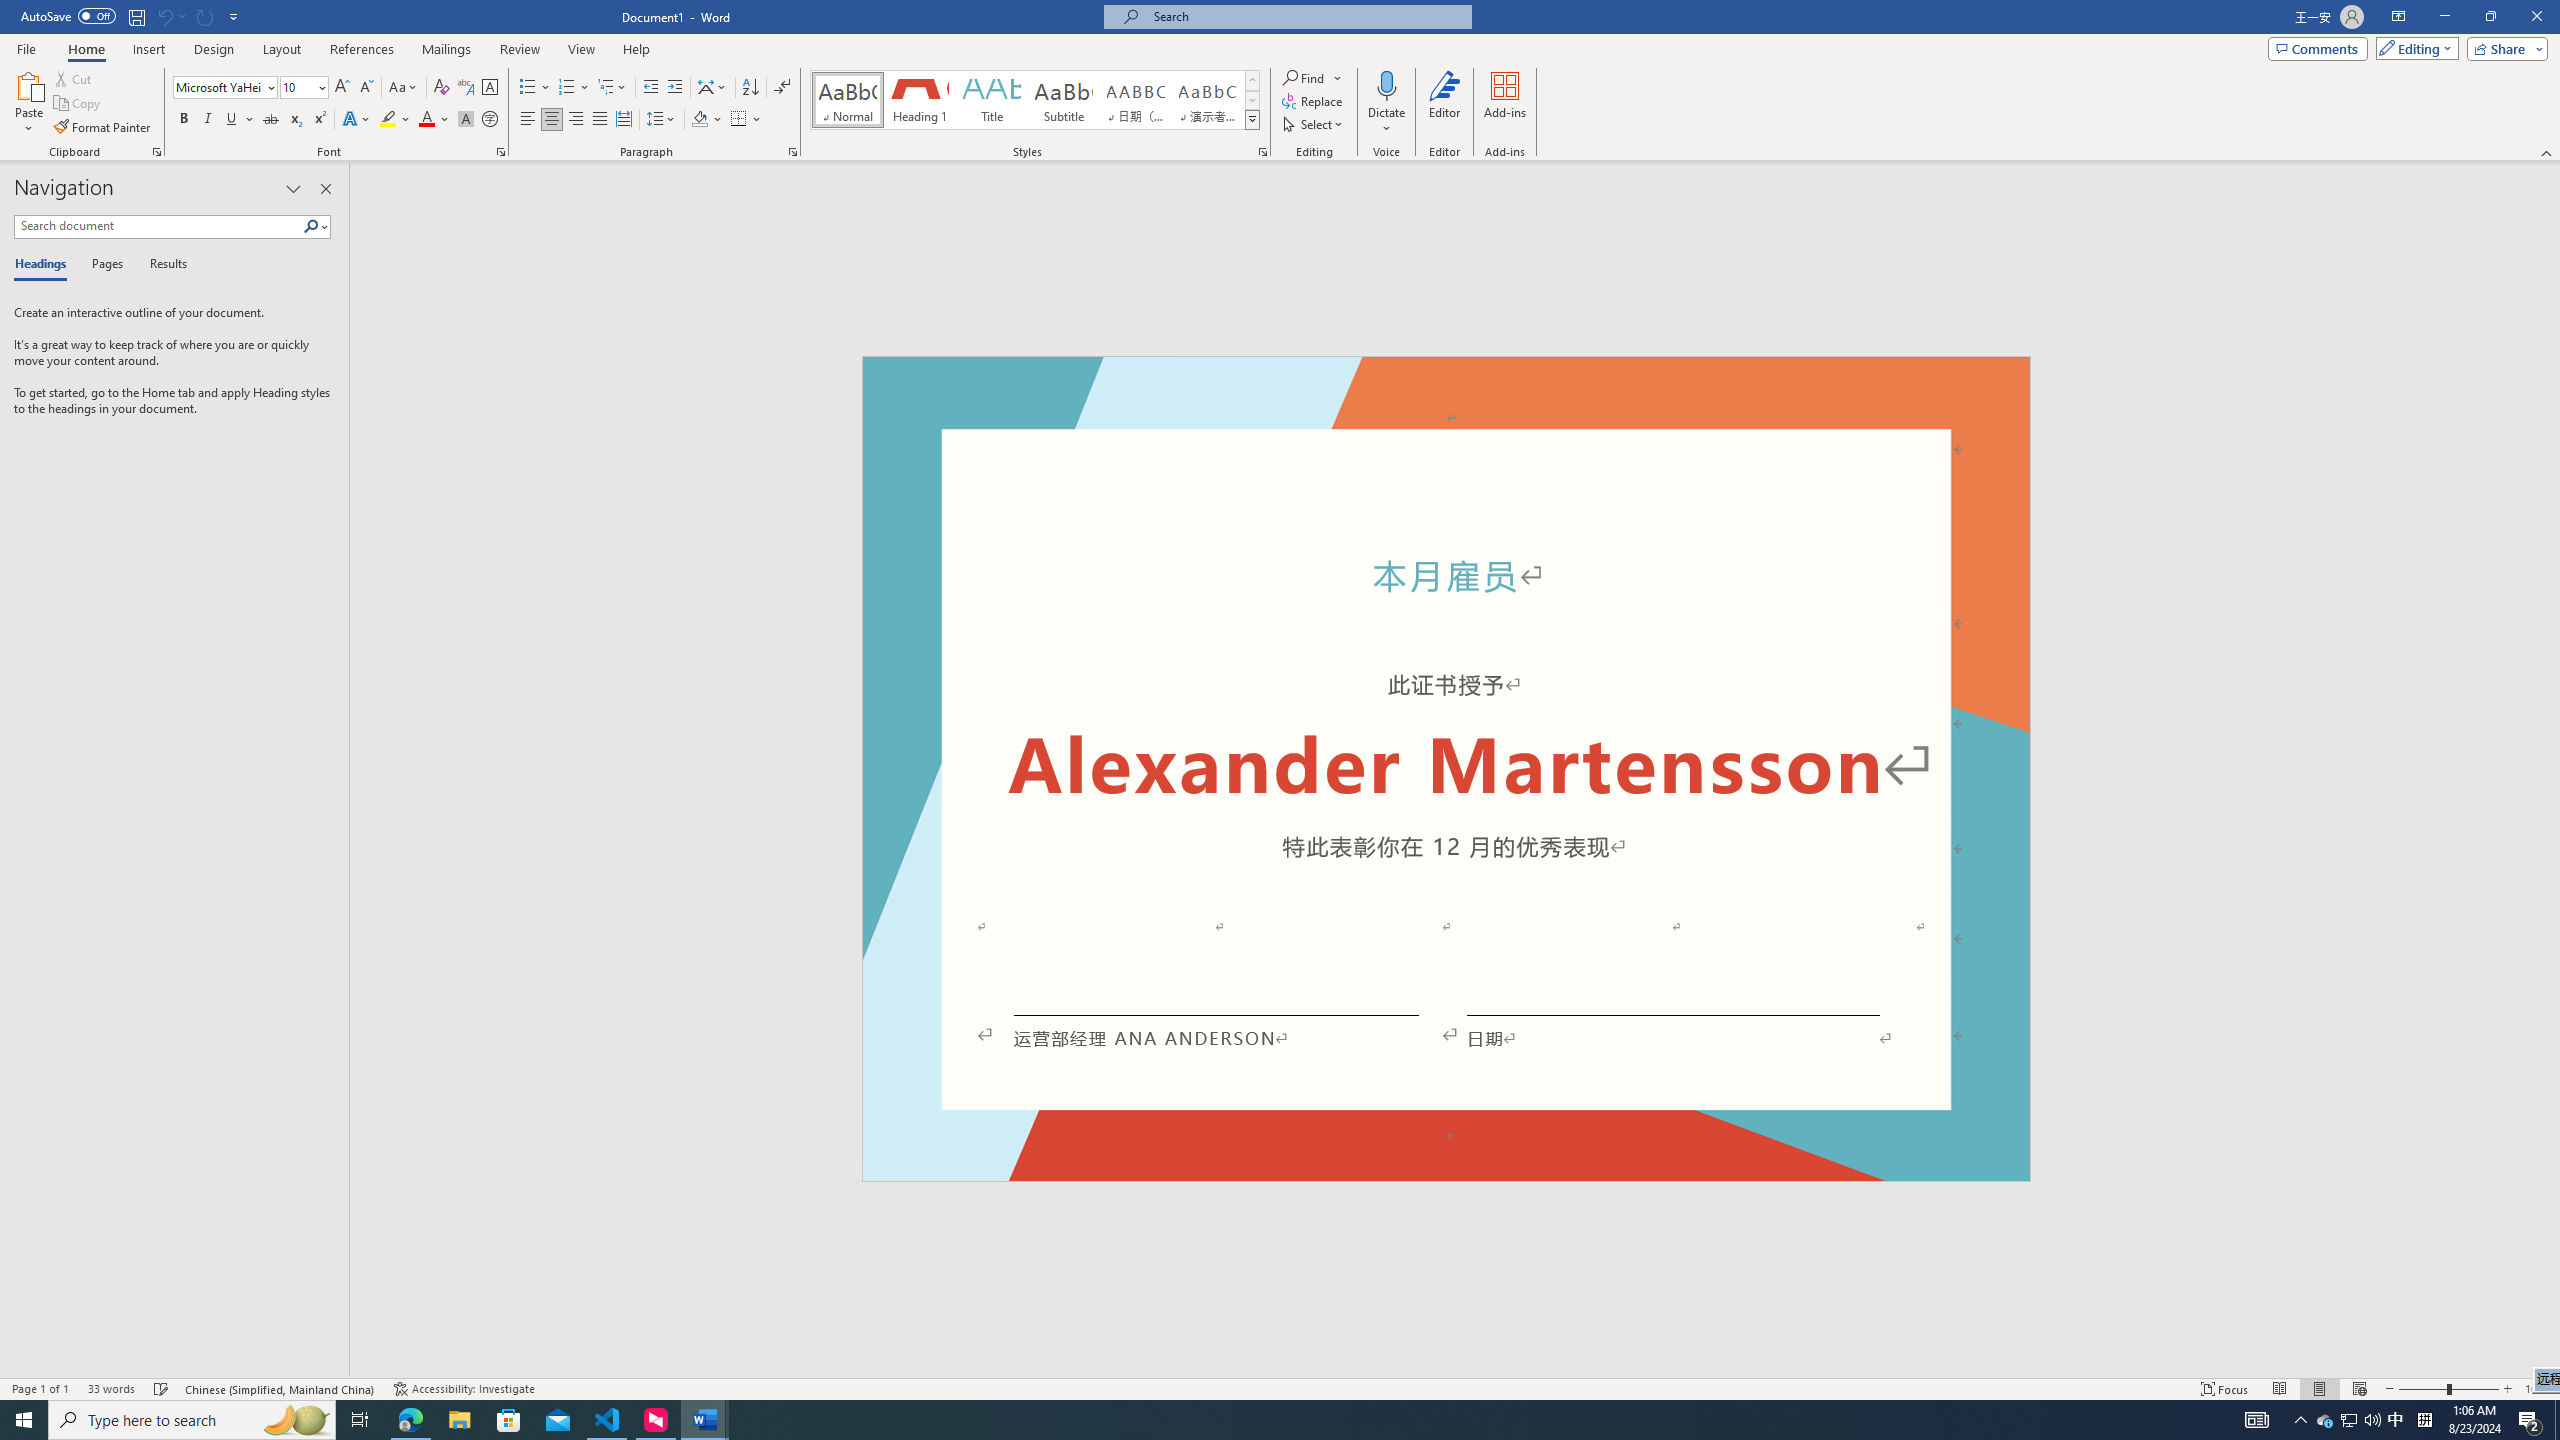 This screenshot has width=2560, height=1440. Describe the element at coordinates (387, 118) in the screenshot. I see `'Text Highlight Color Yellow'` at that location.